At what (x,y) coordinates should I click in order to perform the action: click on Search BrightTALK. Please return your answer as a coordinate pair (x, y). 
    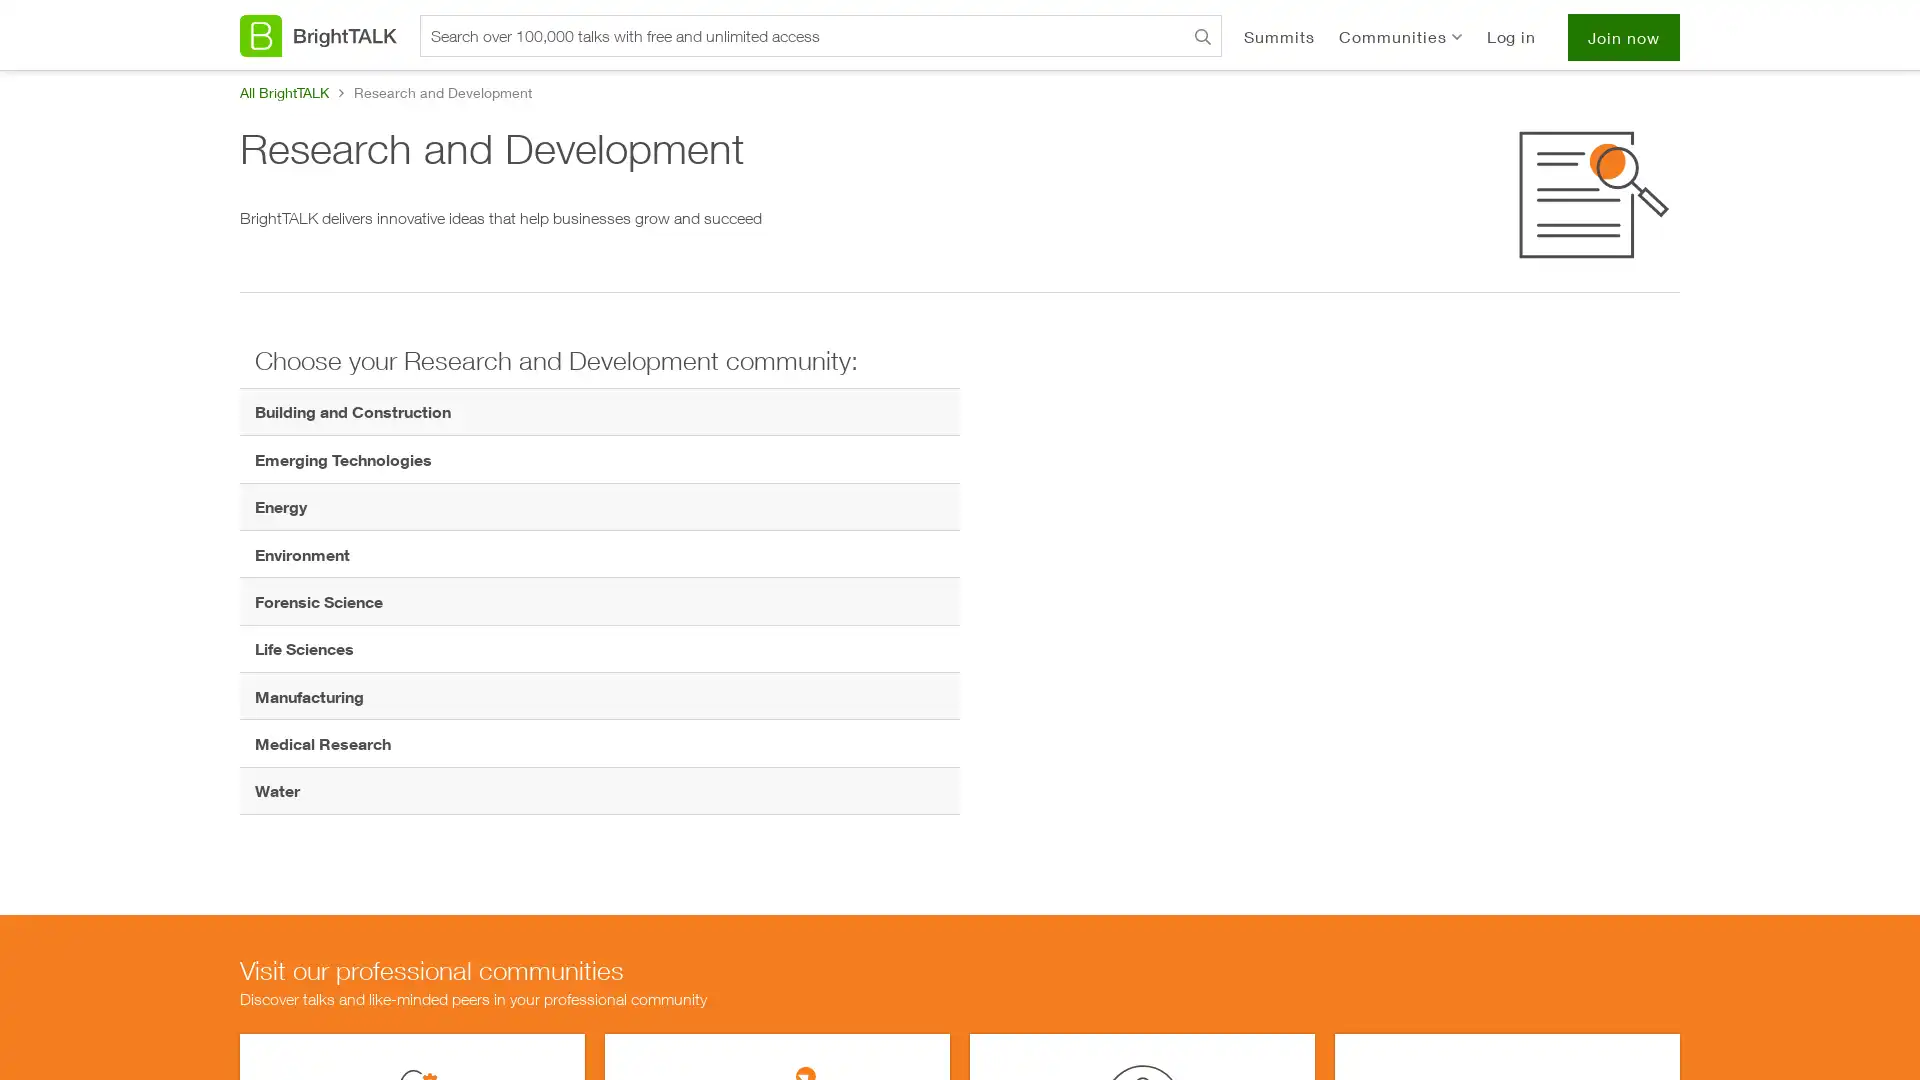
    Looking at the image, I should click on (1202, 38).